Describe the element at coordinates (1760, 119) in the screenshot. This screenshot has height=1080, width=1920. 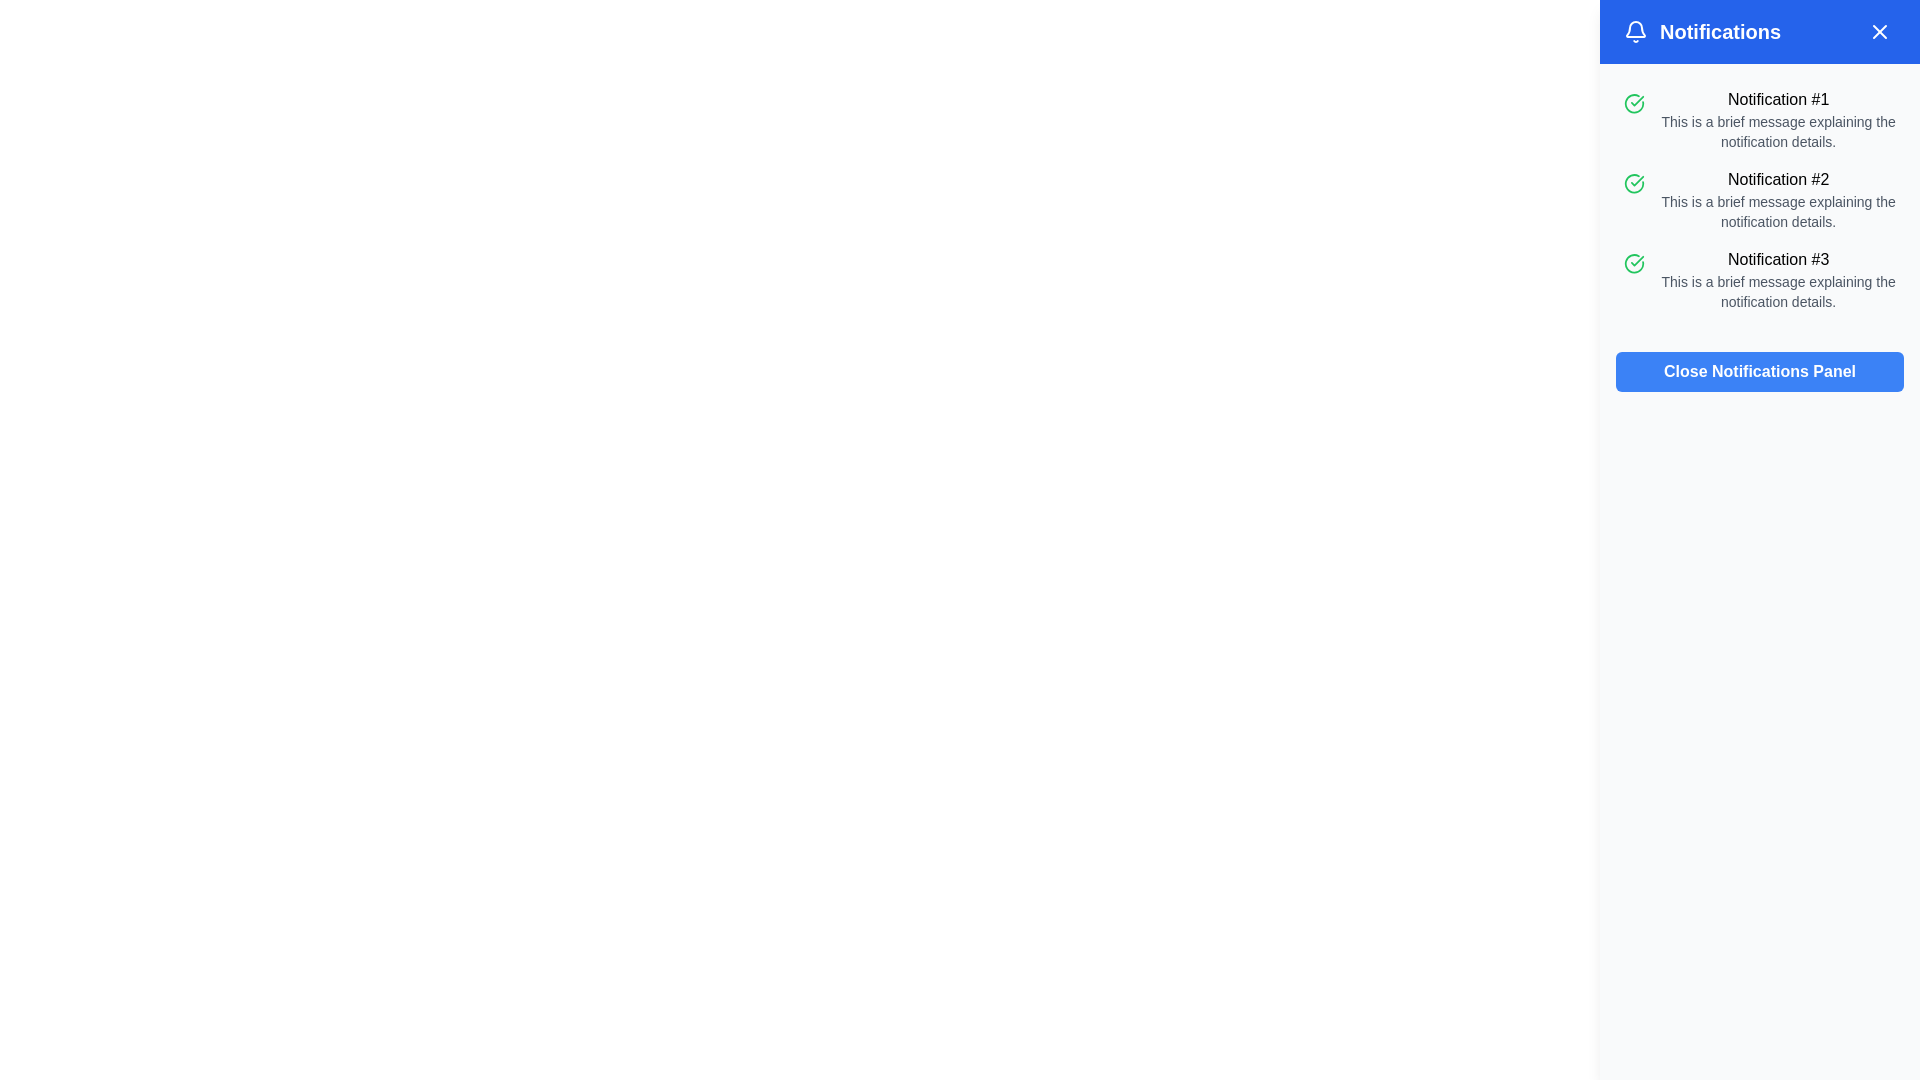
I see `the notification entry labeled 'Notification #1'` at that location.